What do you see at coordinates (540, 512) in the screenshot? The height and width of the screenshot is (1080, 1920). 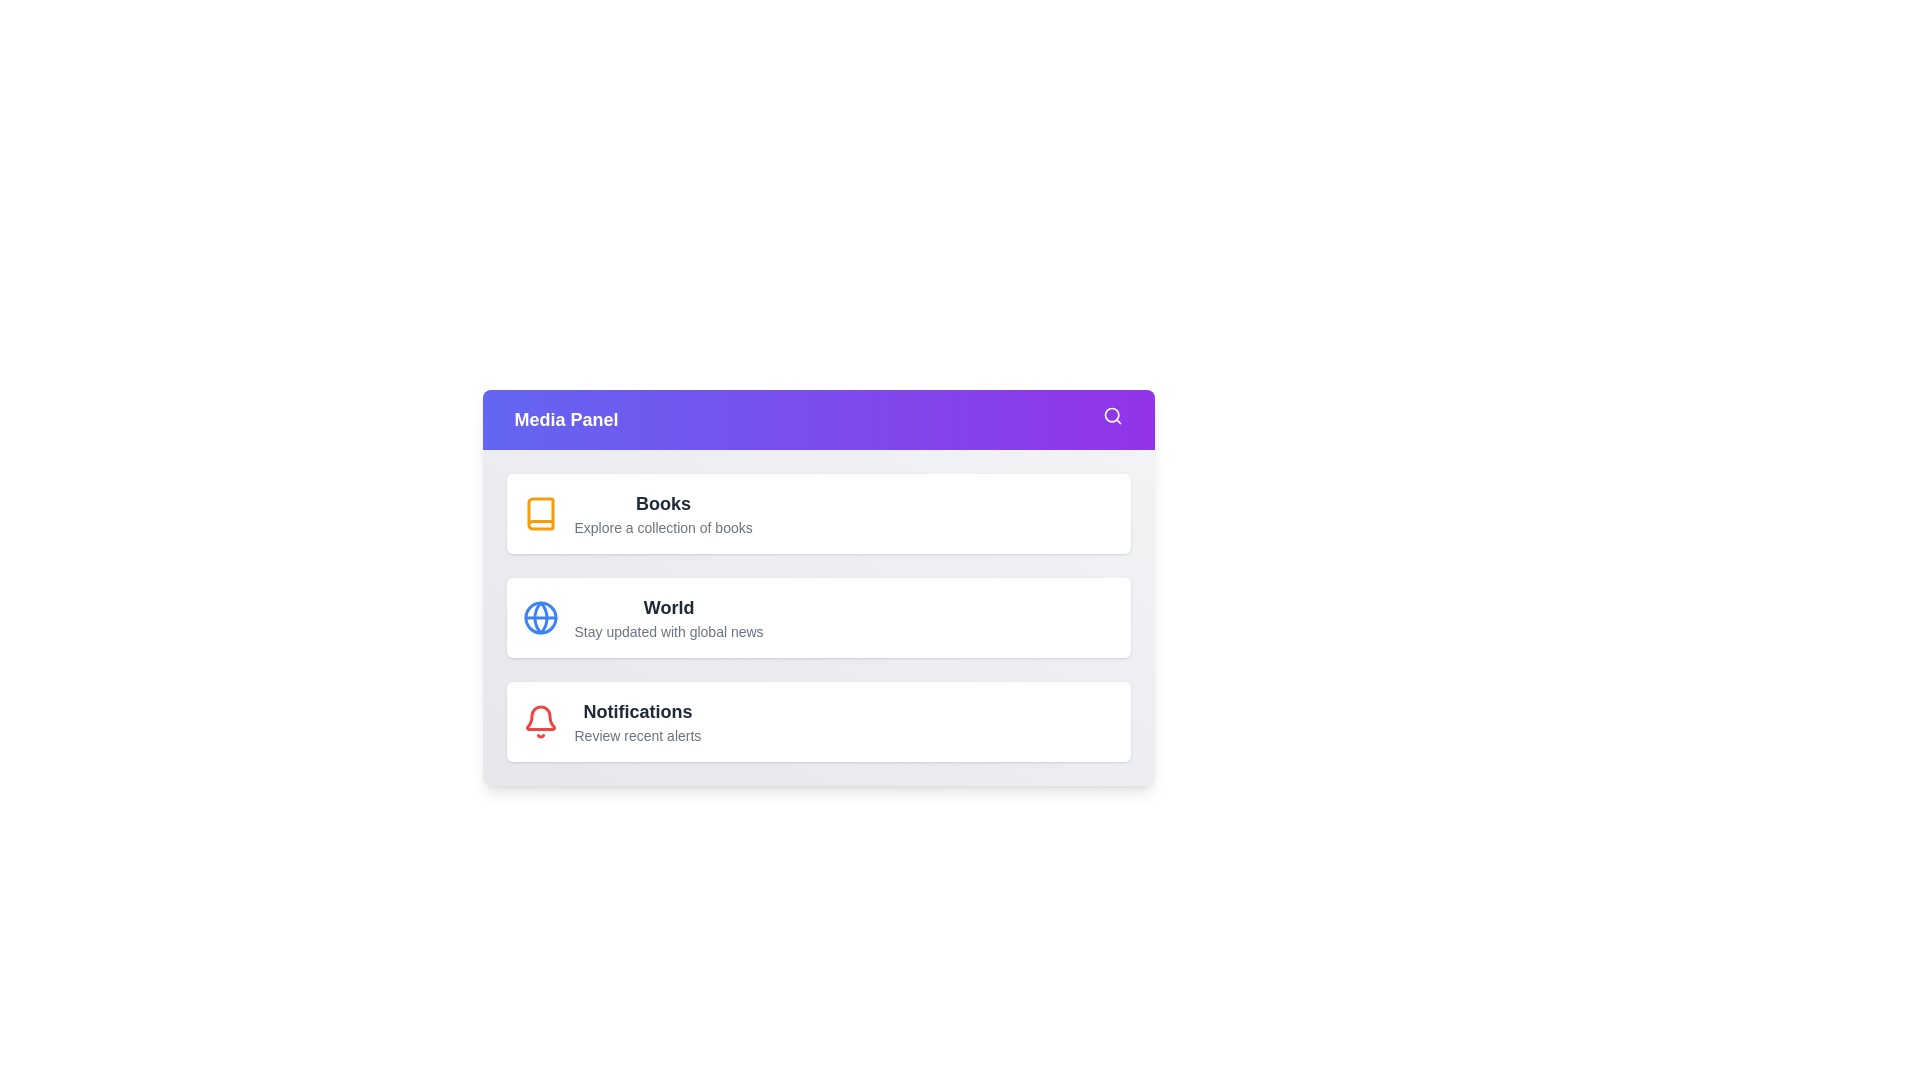 I see `the menu option Books to view its highlight` at bounding box center [540, 512].